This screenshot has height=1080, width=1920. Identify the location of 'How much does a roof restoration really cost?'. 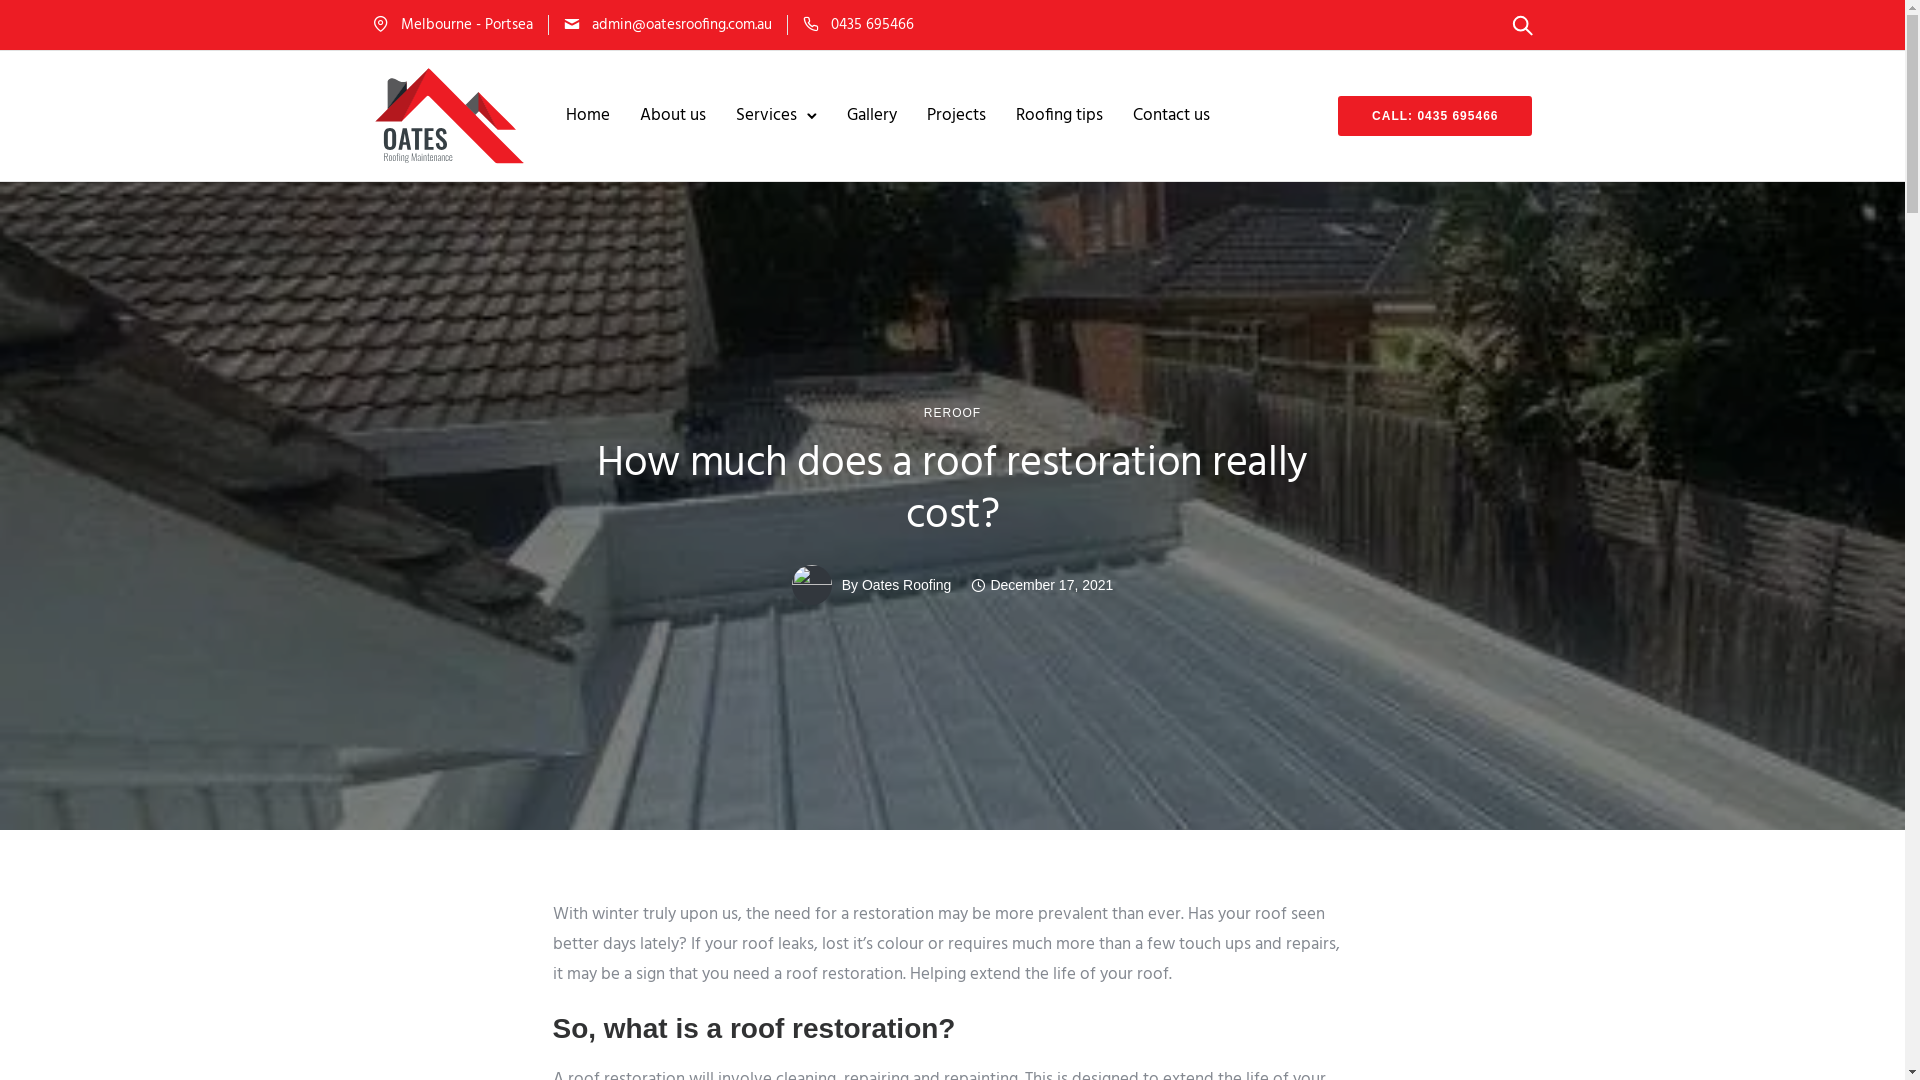
(950, 490).